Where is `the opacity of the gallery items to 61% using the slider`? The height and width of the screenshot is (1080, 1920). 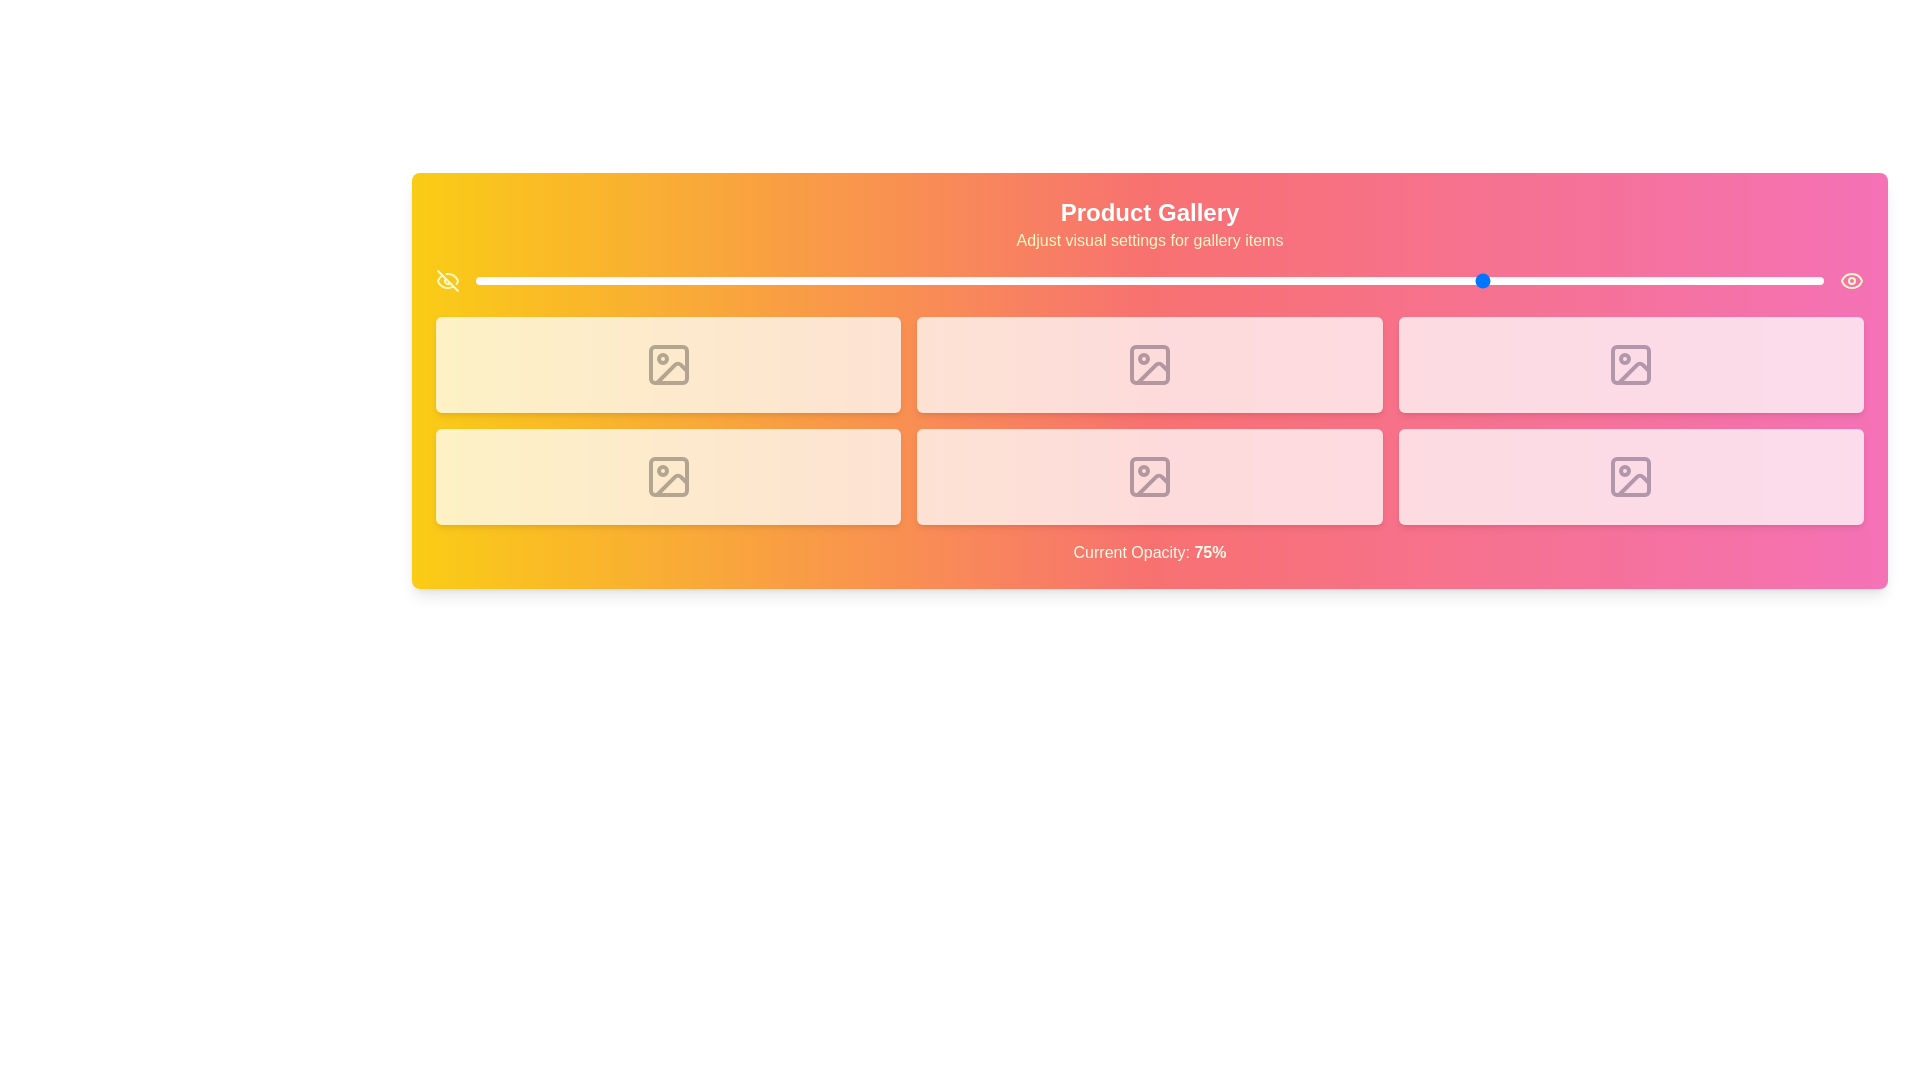
the opacity of the gallery items to 61% using the slider is located at coordinates (1298, 281).